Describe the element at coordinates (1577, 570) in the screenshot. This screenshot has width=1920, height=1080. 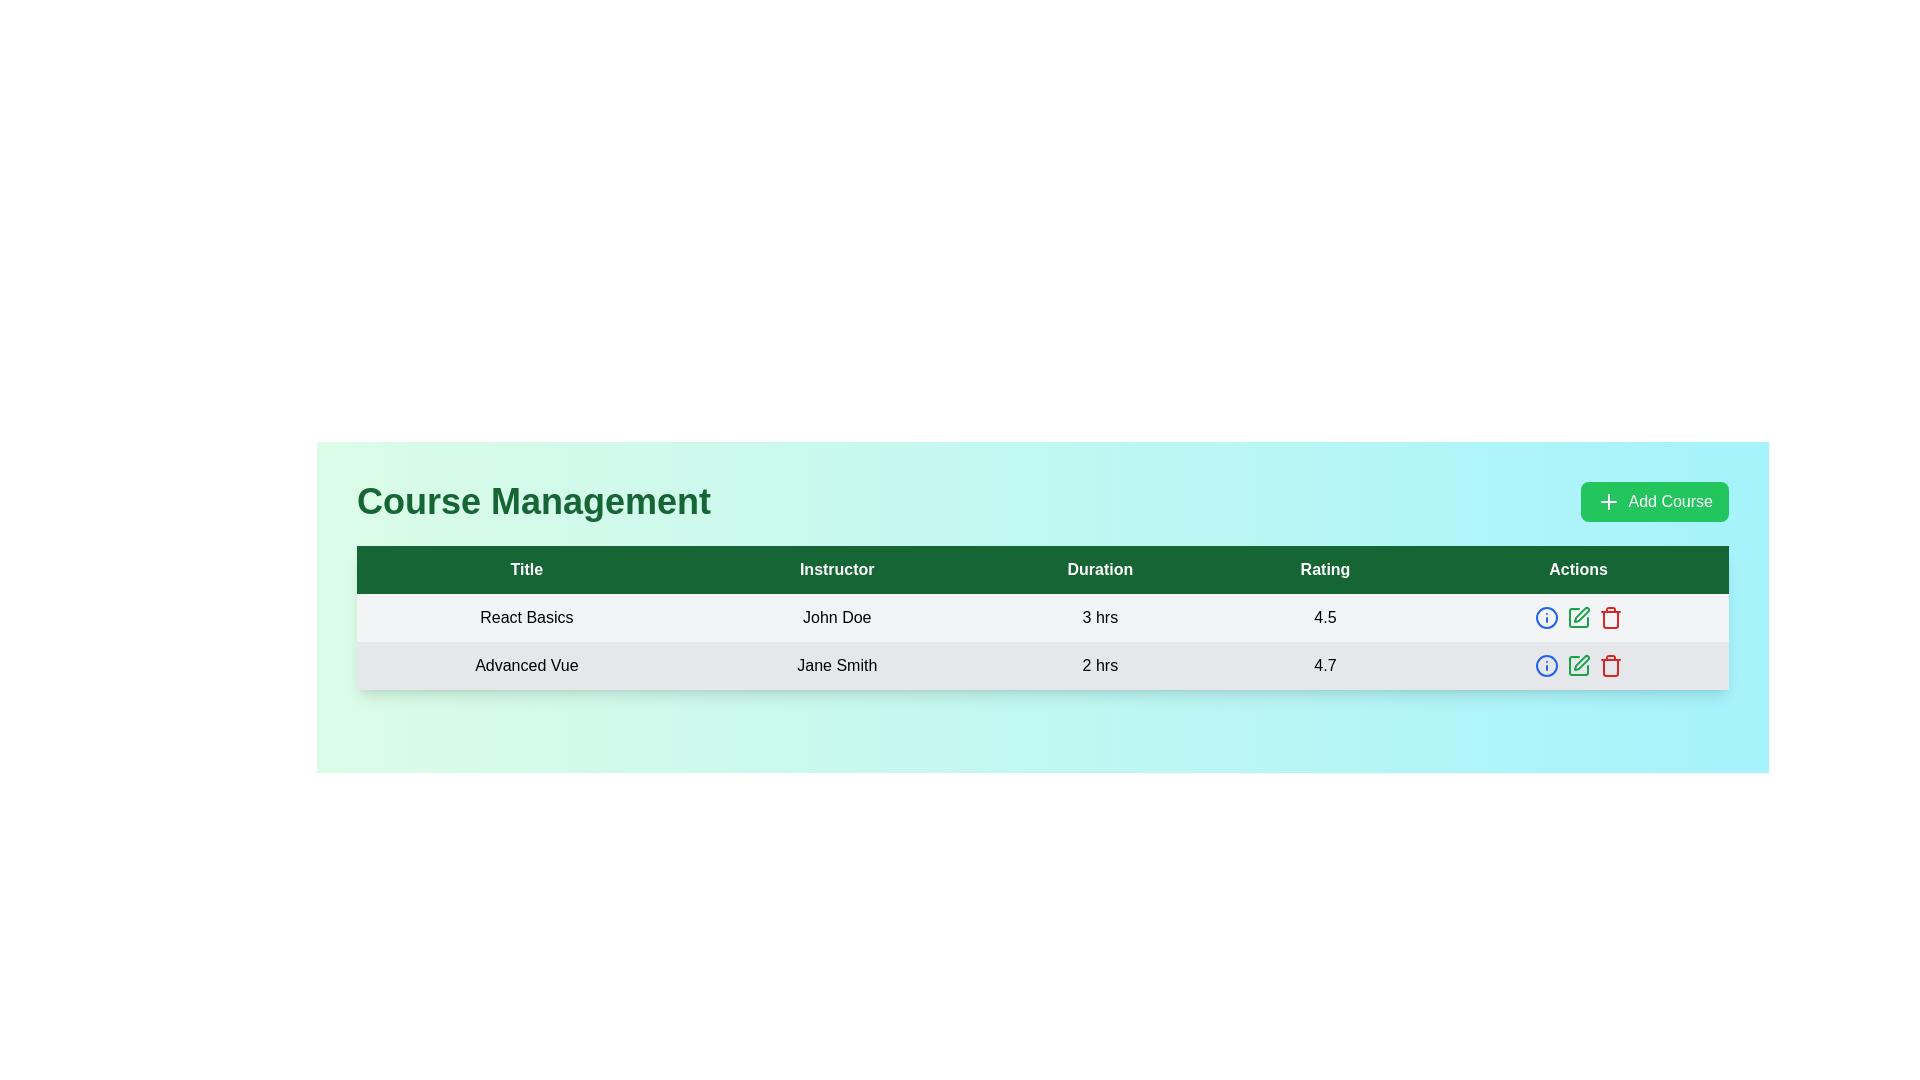
I see `the table header with a green background and white text labeled 'Actions', which is the rightmost column in the table header row` at that location.